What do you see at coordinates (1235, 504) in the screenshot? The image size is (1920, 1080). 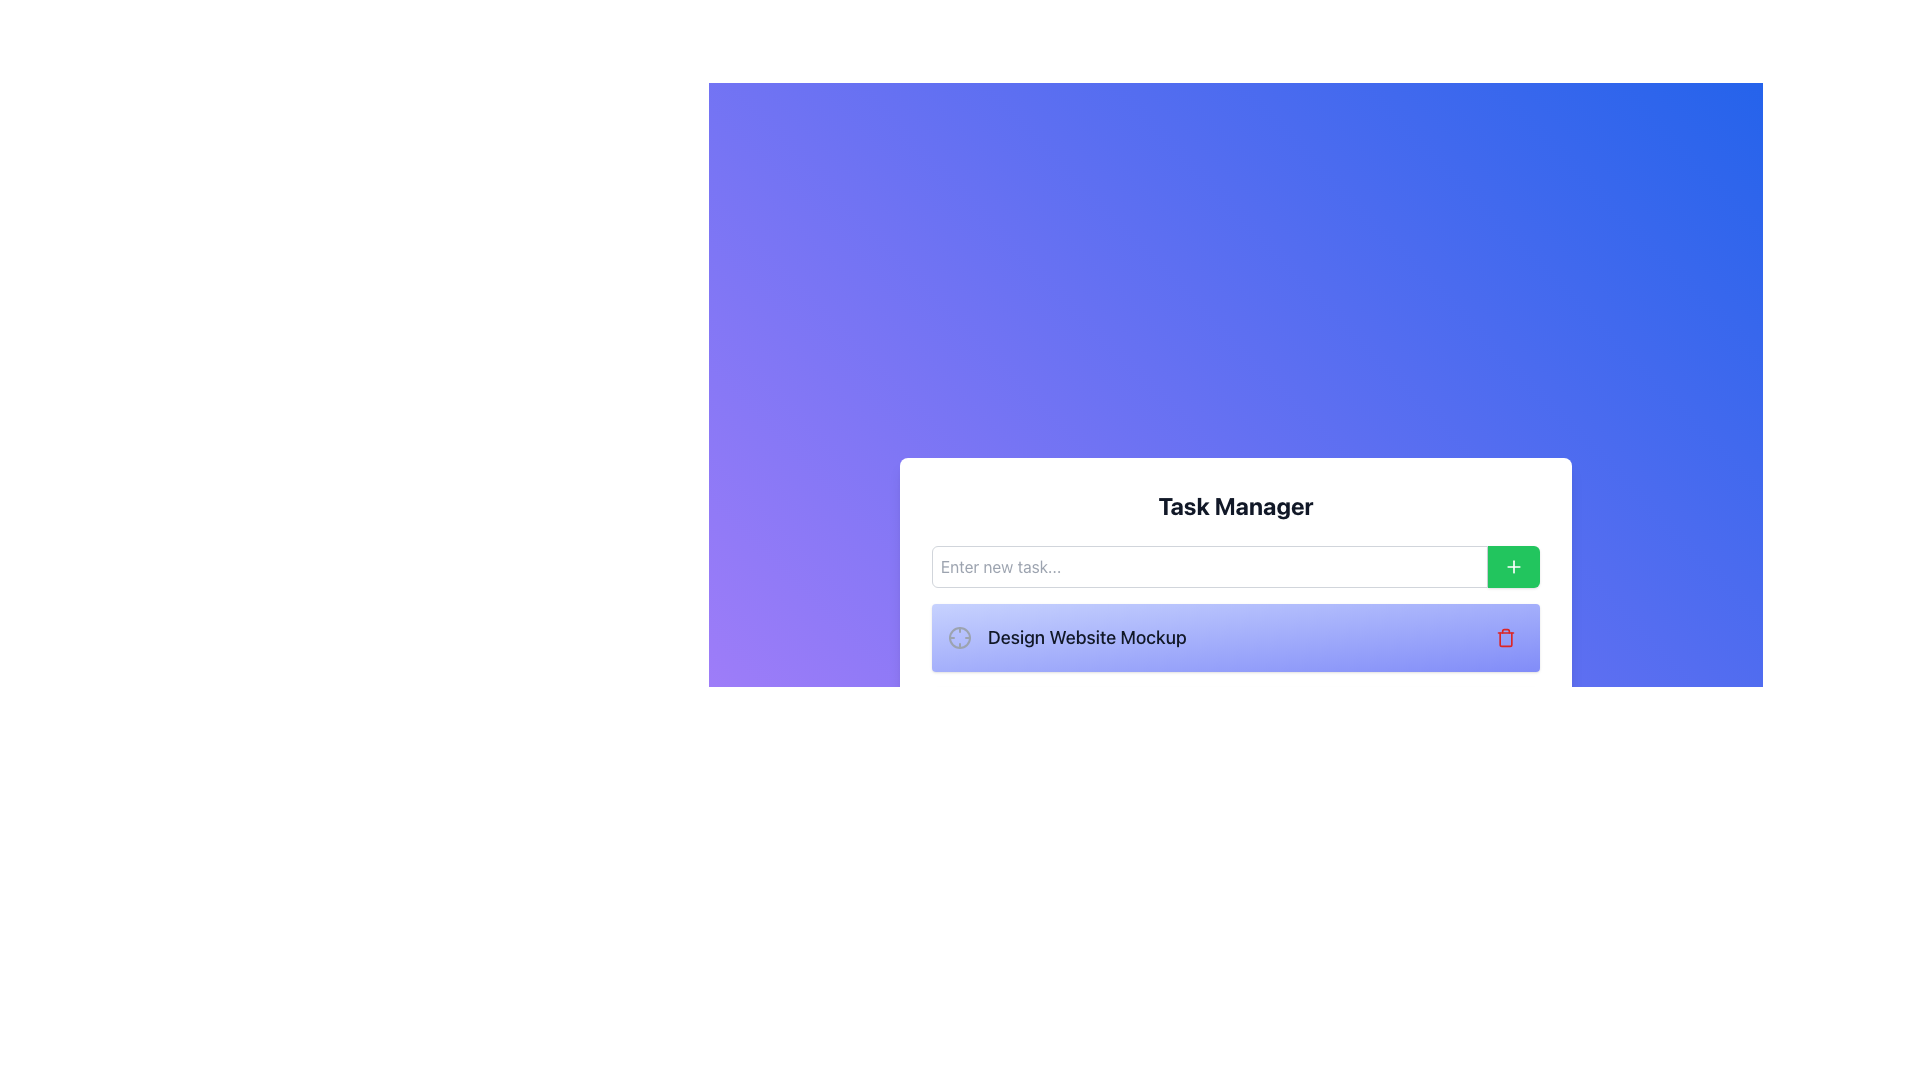 I see `the title 'Task Manager' which is styled in bold and centered above the main content section on a white card-like background` at bounding box center [1235, 504].